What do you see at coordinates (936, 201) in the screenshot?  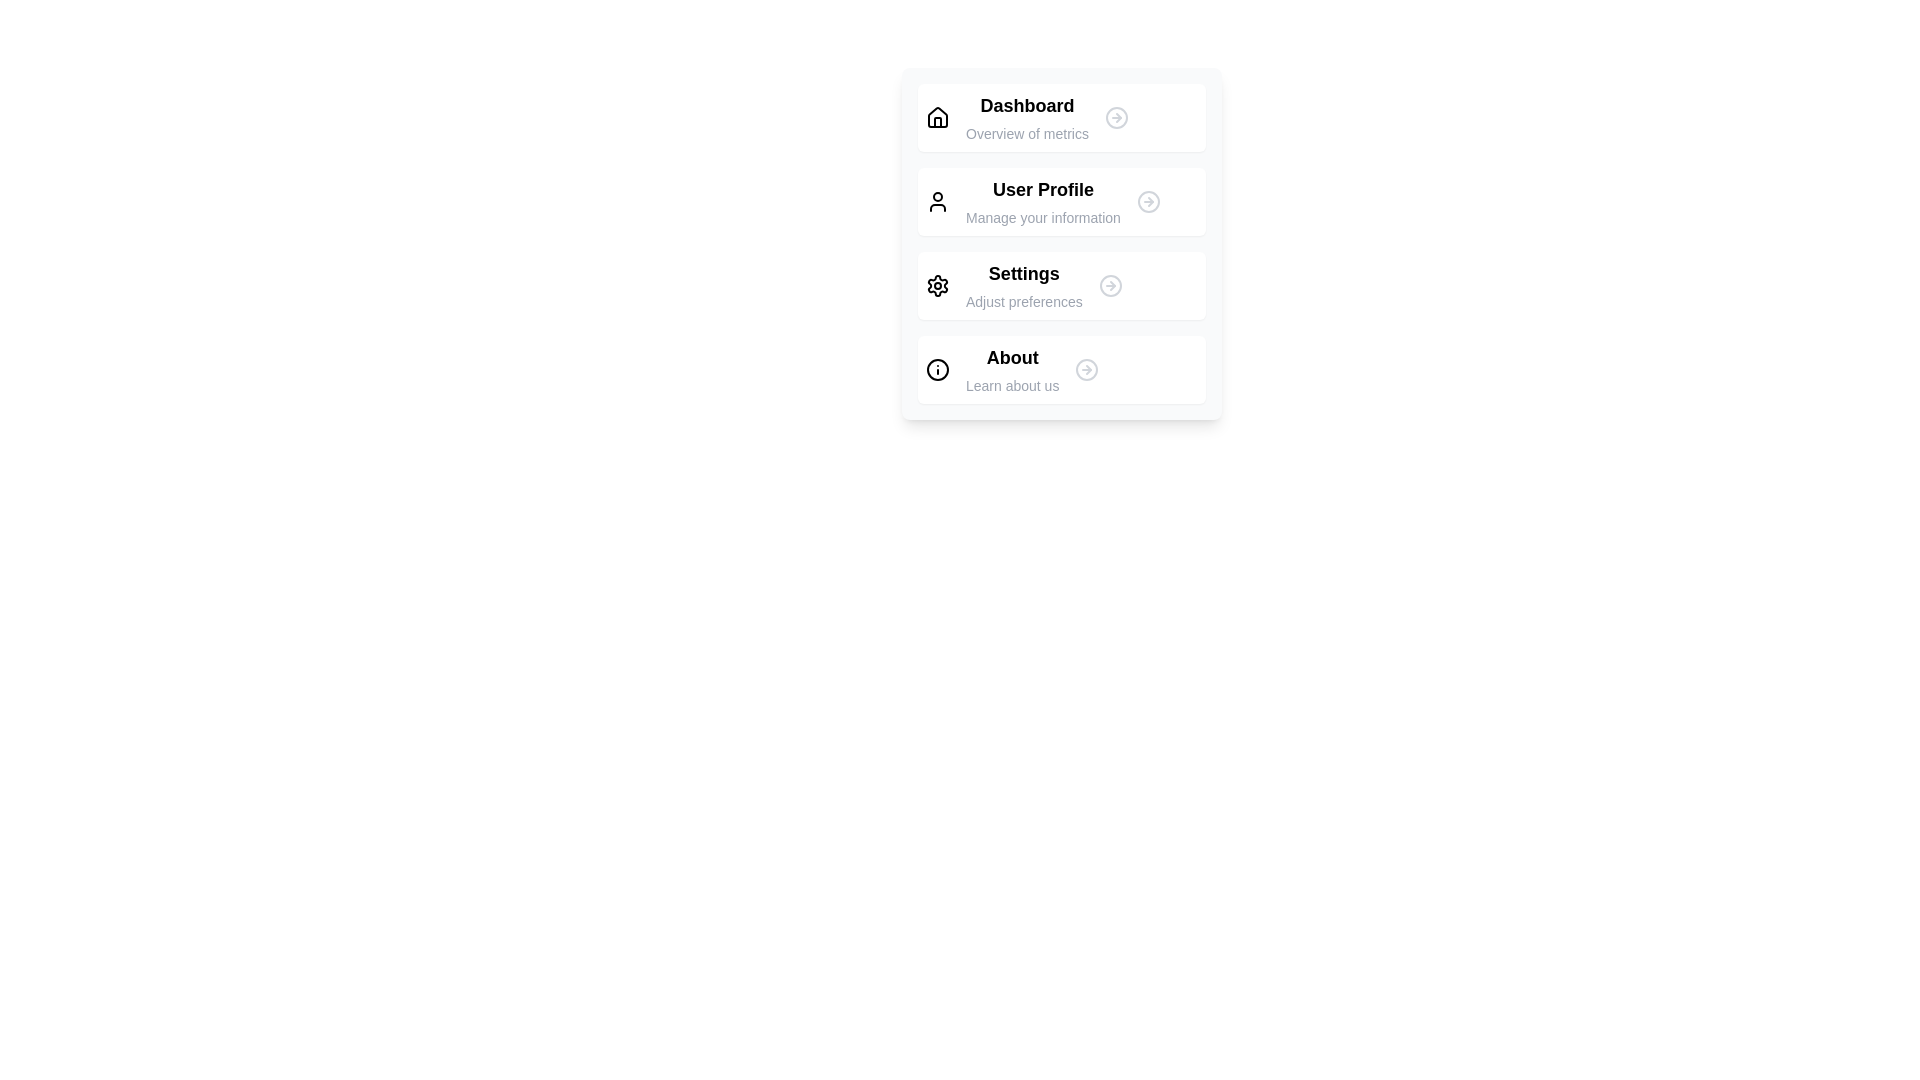 I see `the styled outline icon representing a user, located in the 'User Profile' section, which is the first icon in a vertical list of options` at bounding box center [936, 201].